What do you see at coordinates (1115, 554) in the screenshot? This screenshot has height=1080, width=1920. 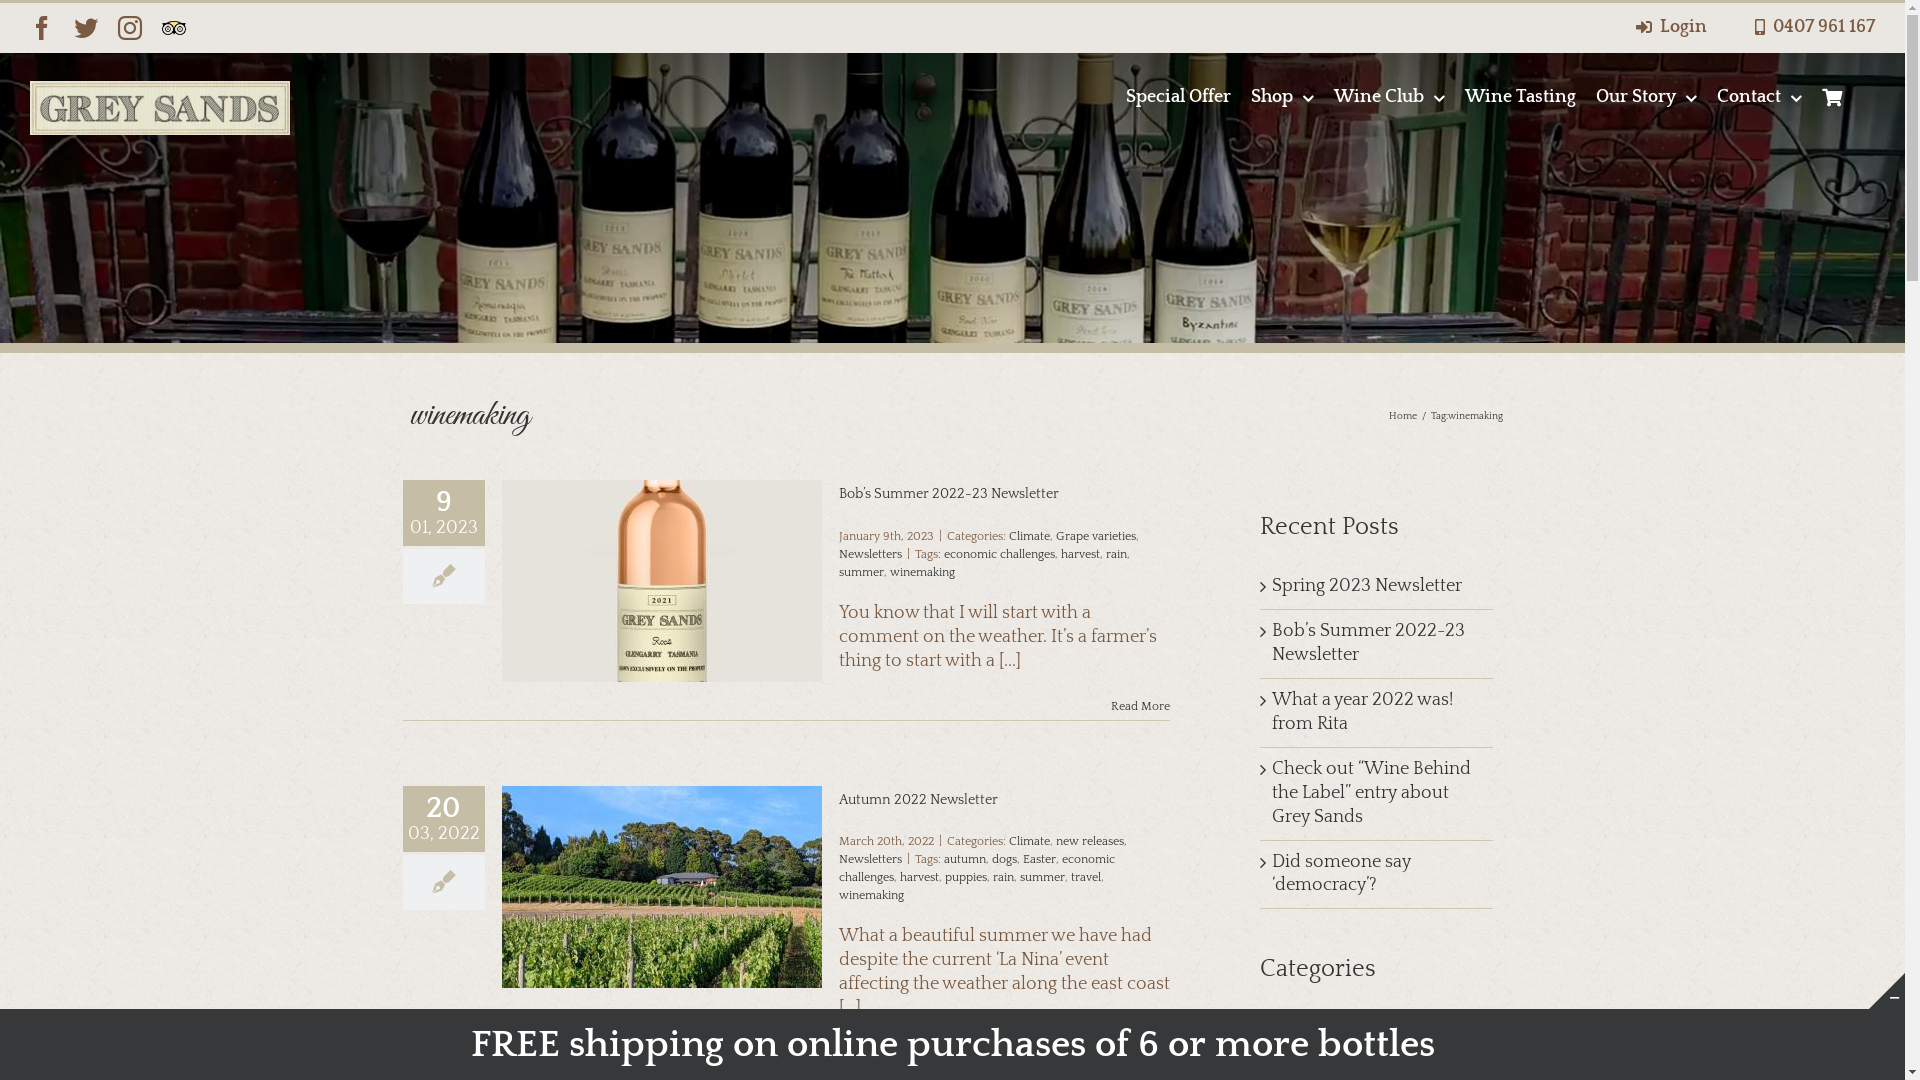 I see `'rain'` at bounding box center [1115, 554].